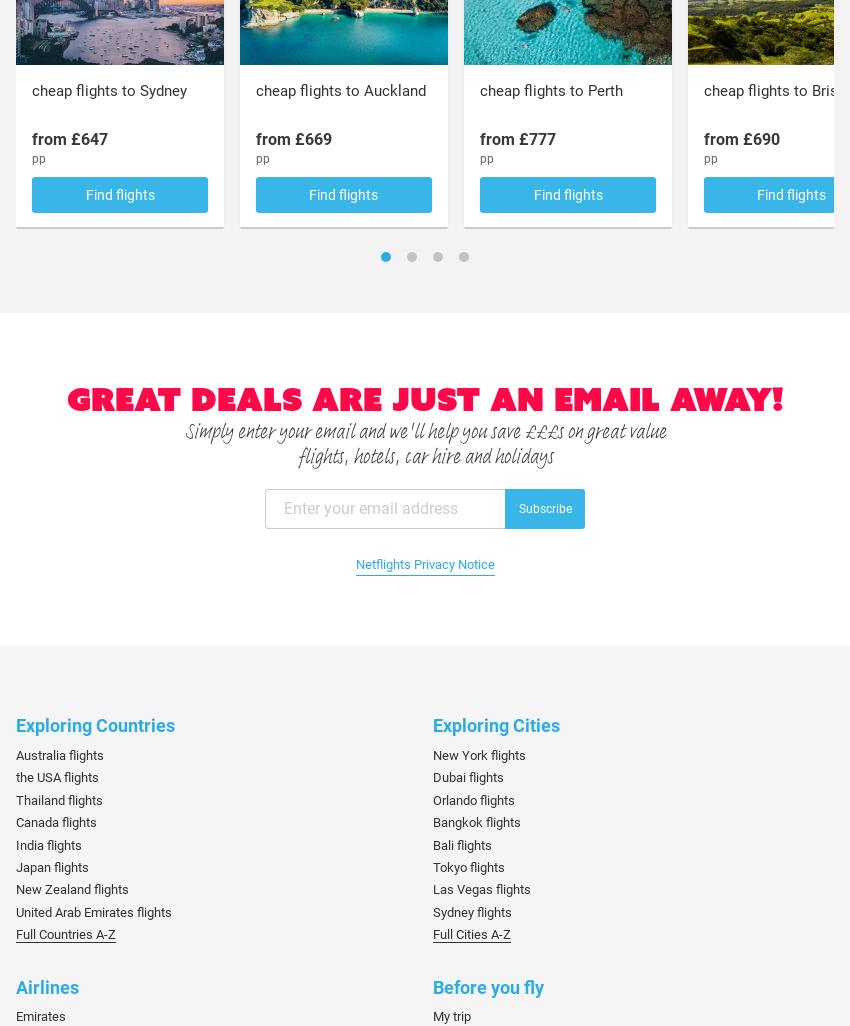  What do you see at coordinates (473, 798) in the screenshot?
I see `'Orlando flights'` at bounding box center [473, 798].